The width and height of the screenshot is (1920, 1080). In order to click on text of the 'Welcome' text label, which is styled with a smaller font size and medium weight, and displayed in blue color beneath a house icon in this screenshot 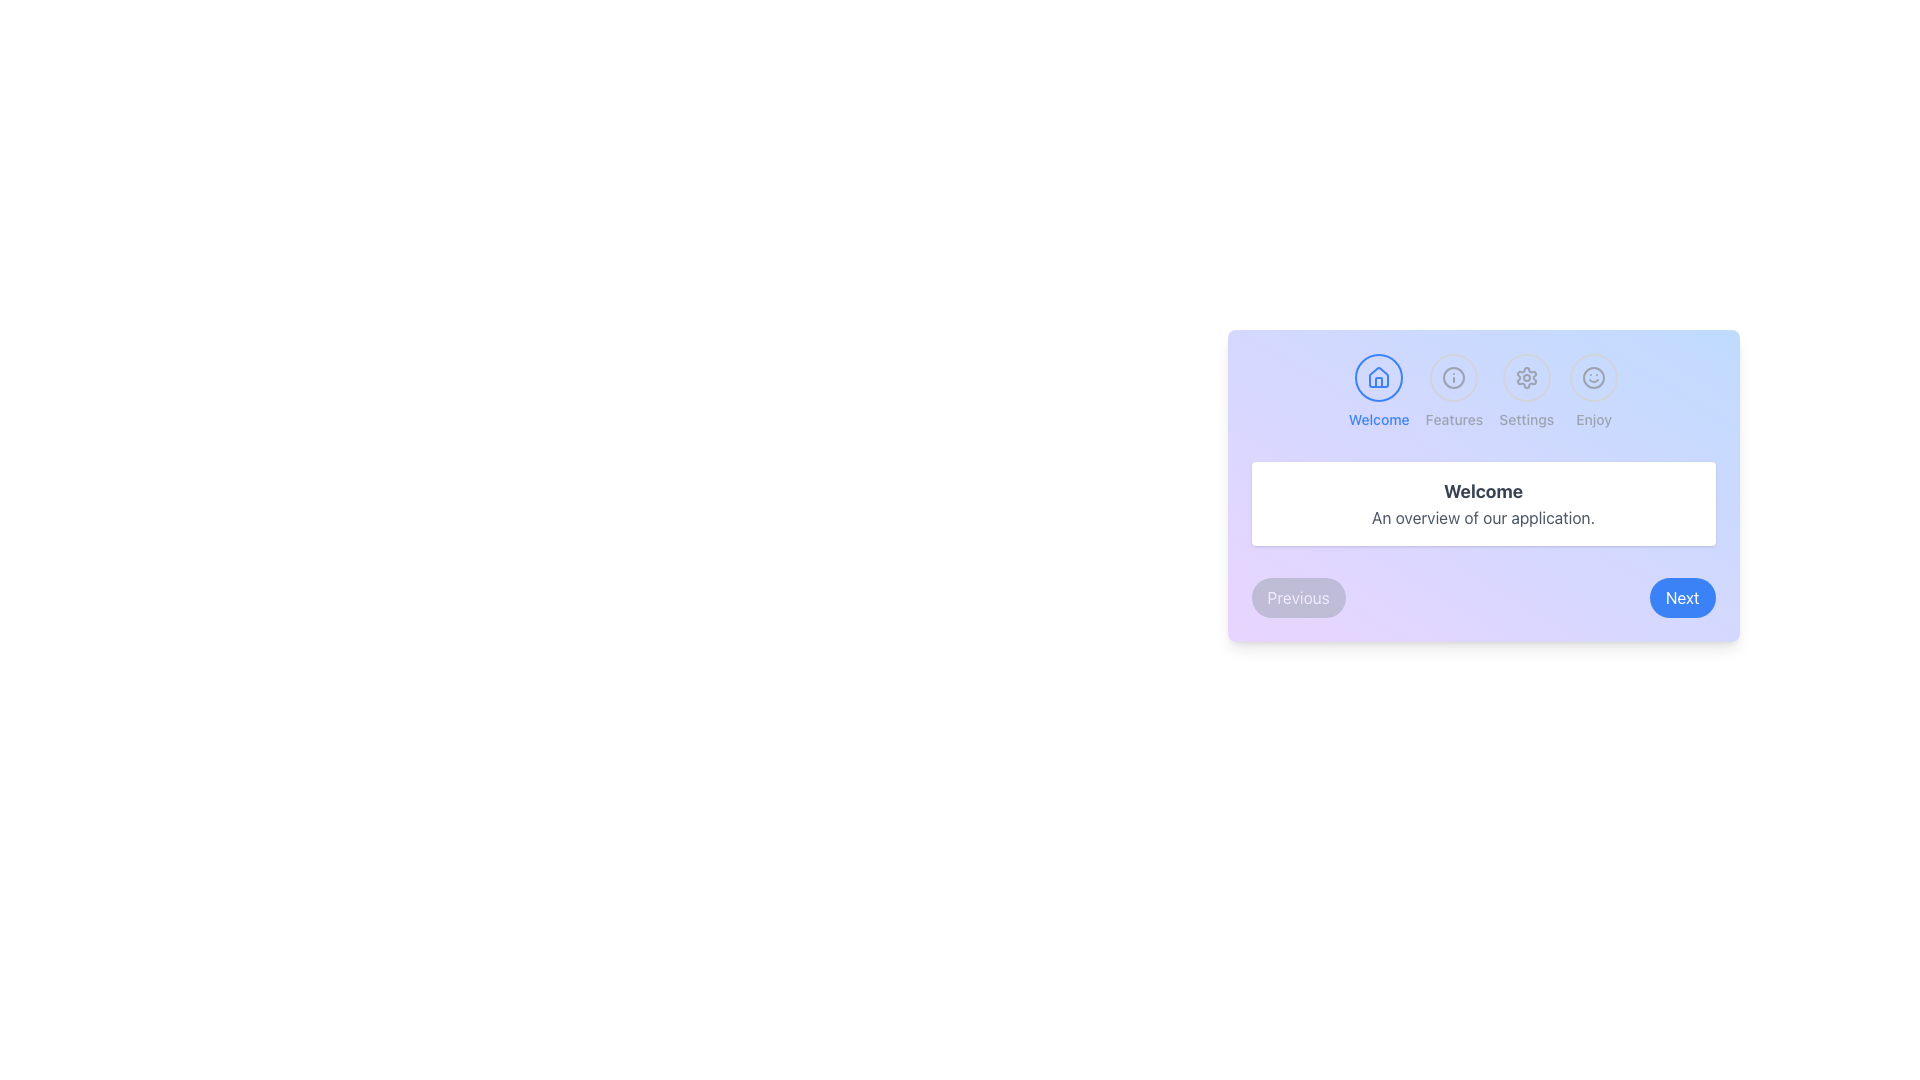, I will do `click(1378, 419)`.